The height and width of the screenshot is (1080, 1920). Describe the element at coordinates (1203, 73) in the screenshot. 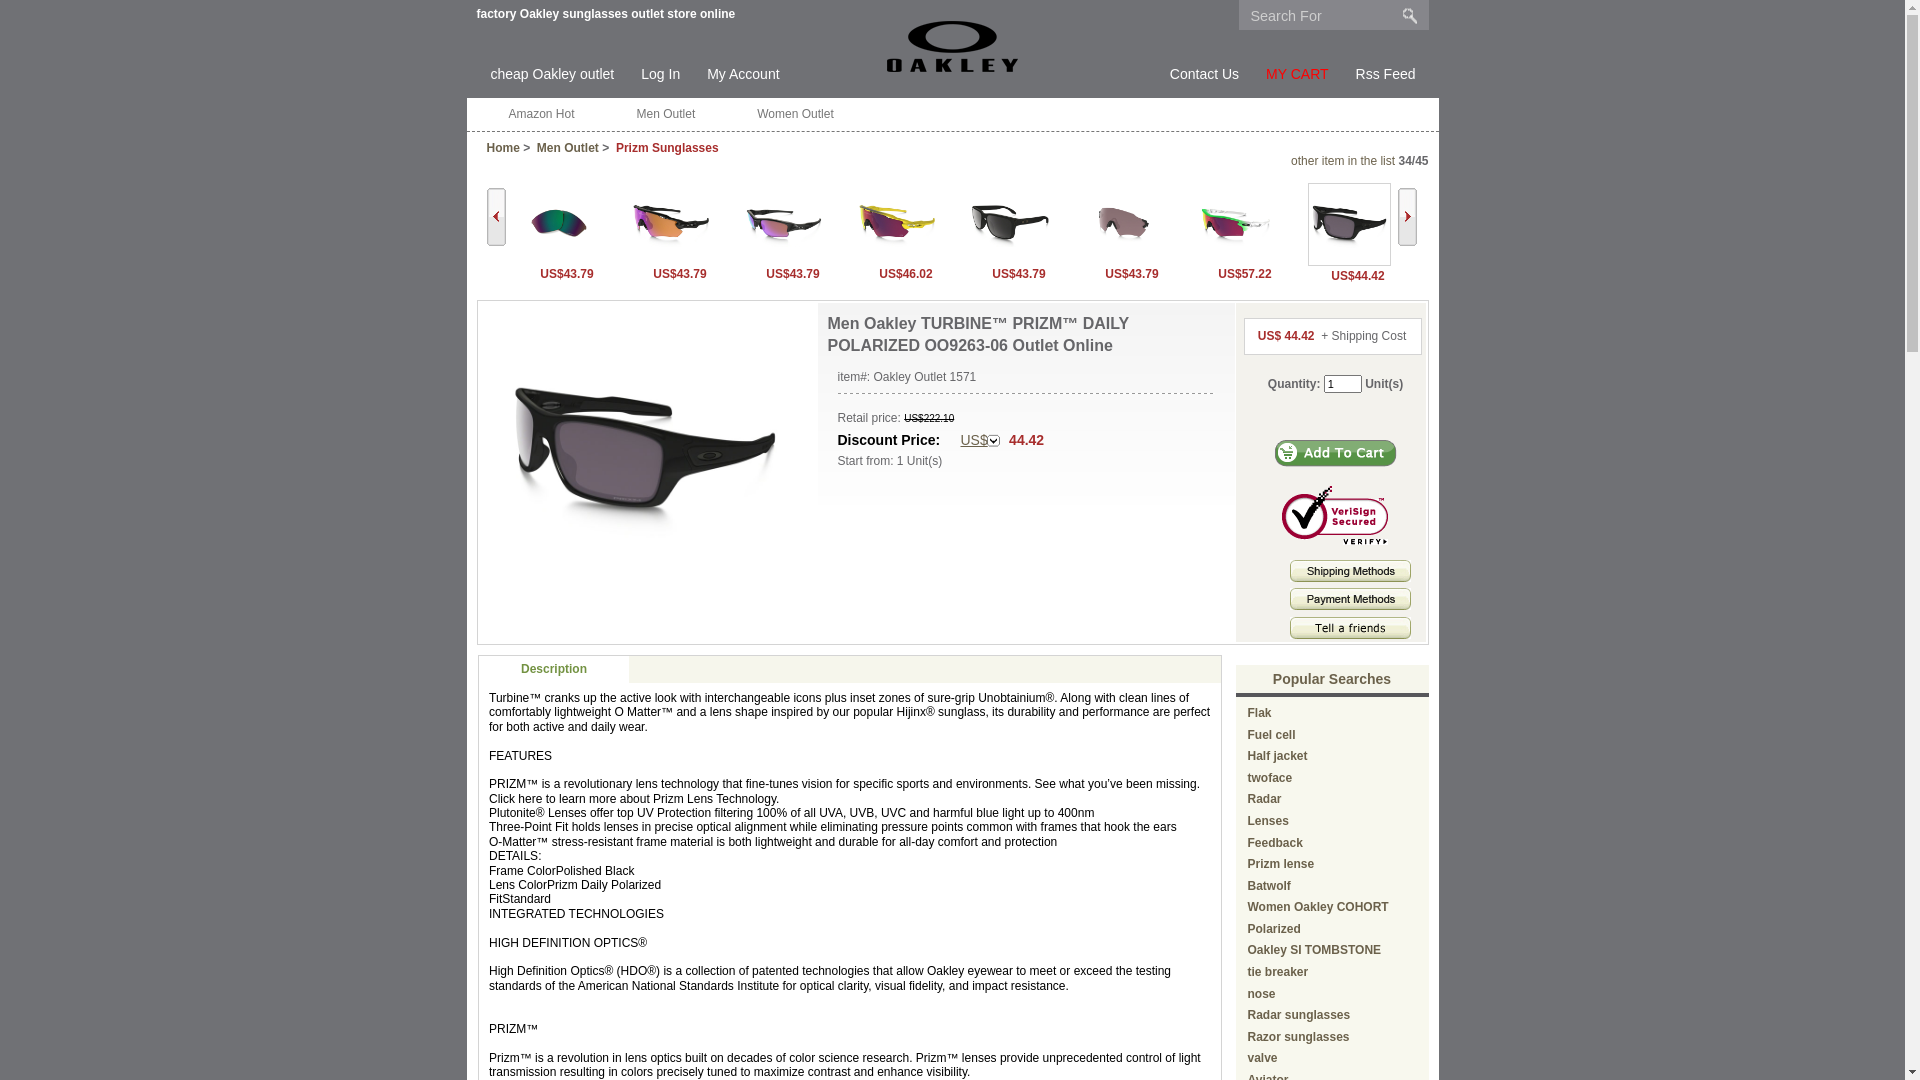

I see `'Contact Us'` at that location.